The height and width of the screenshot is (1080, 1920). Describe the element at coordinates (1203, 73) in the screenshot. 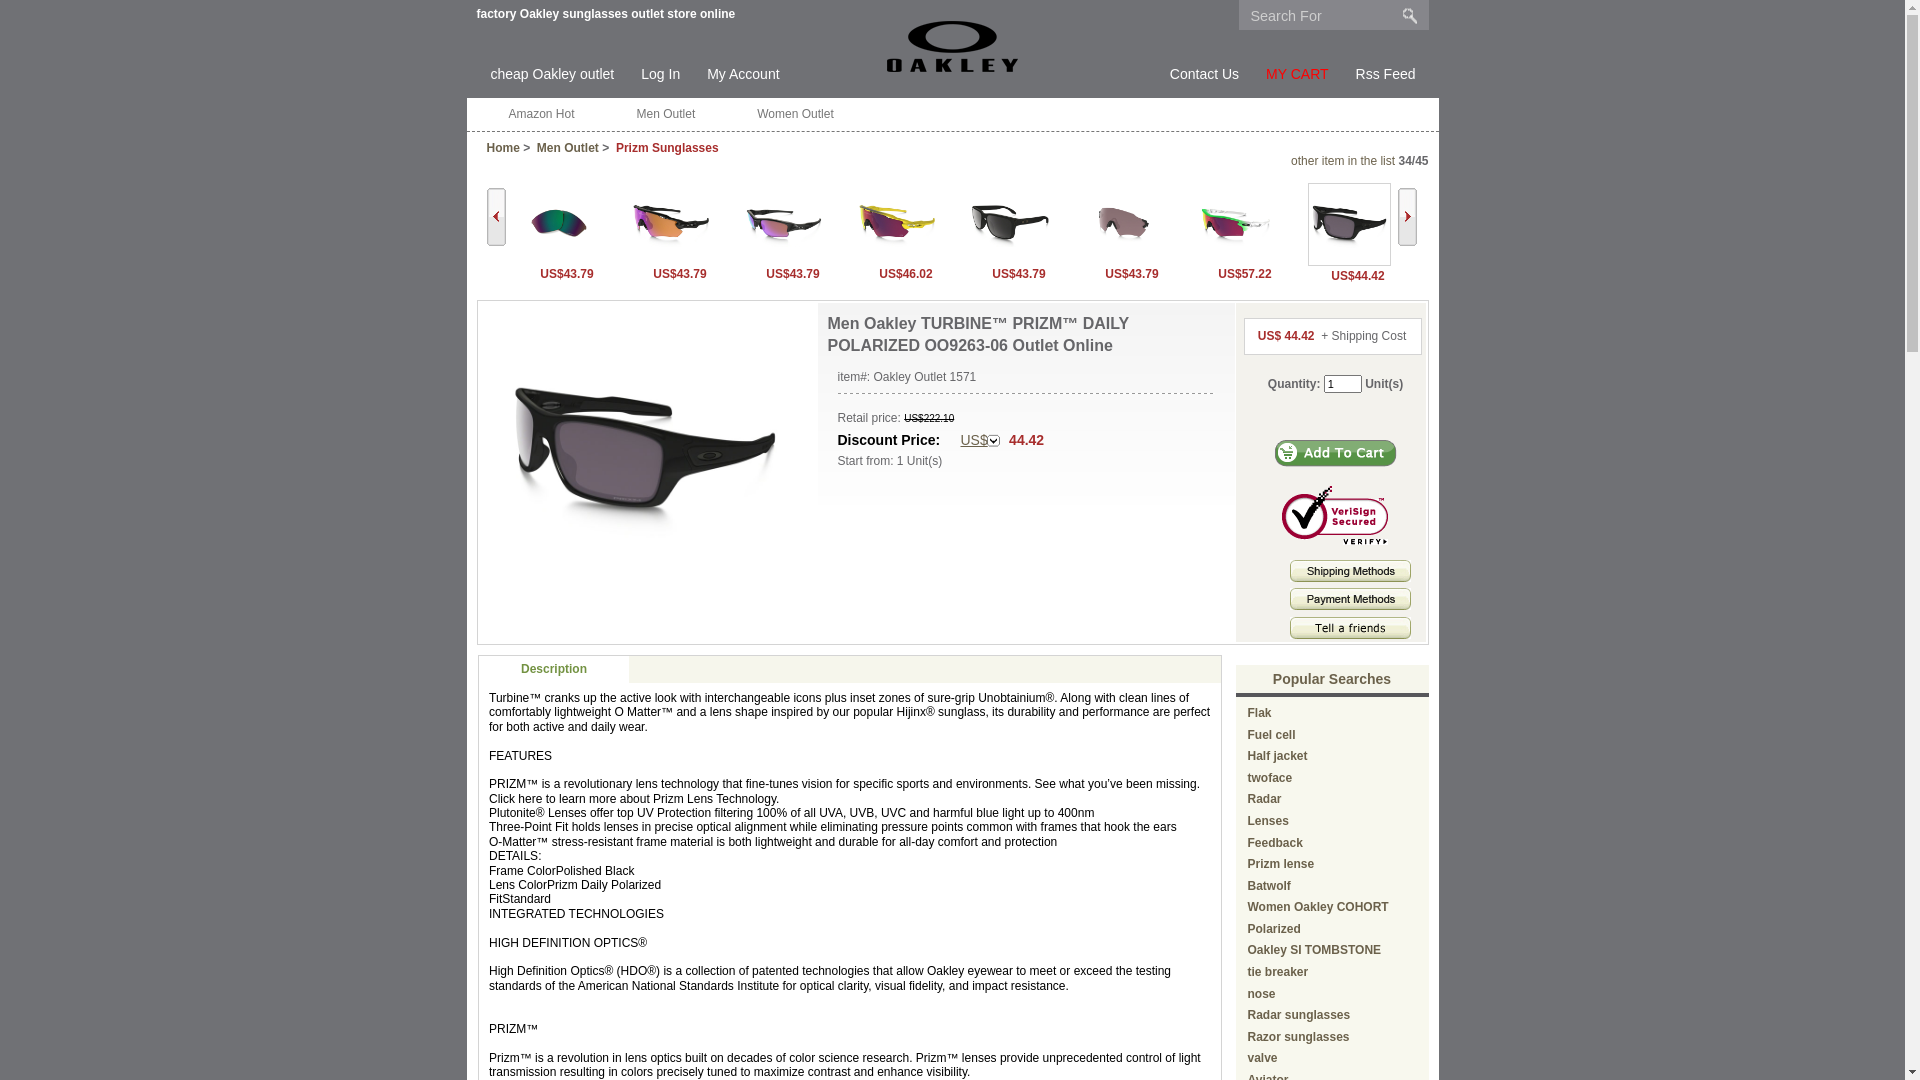

I see `'Contact Us'` at that location.